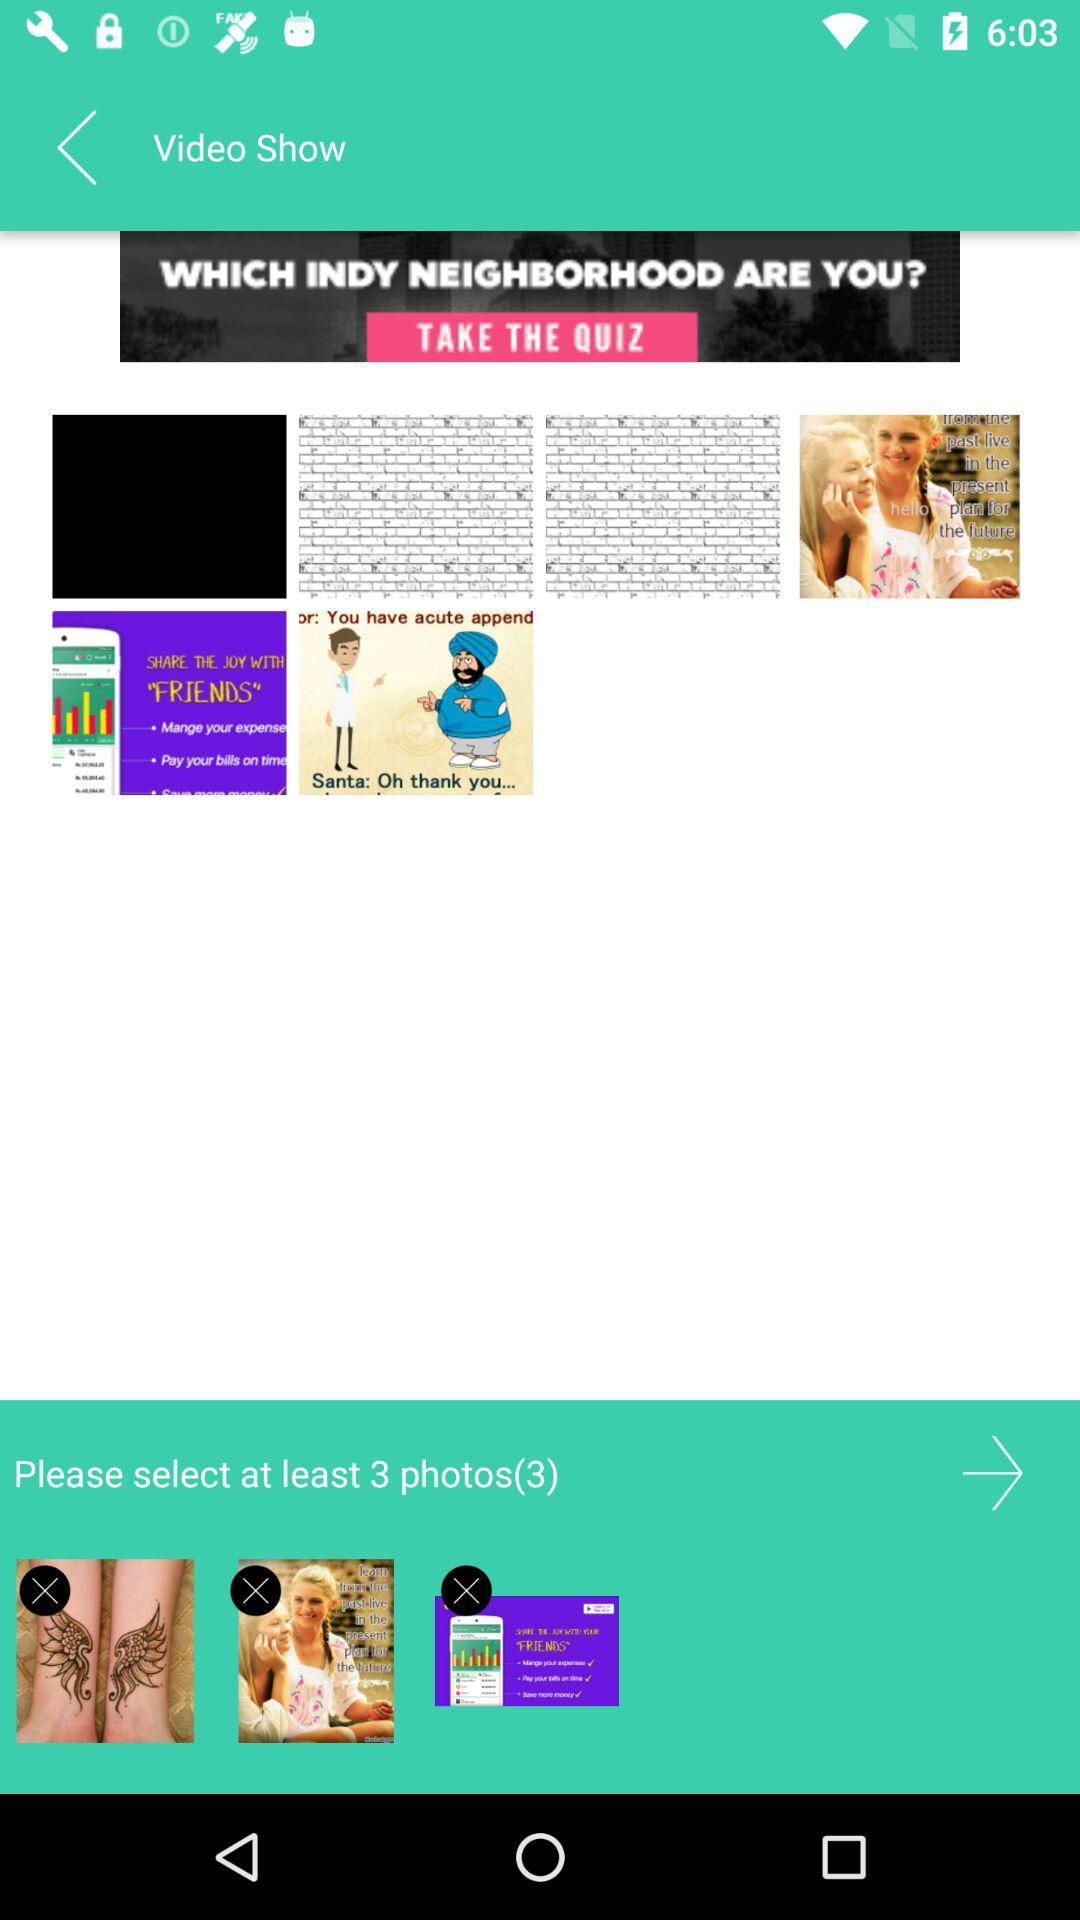 The height and width of the screenshot is (1920, 1080). I want to click on advertisement, so click(992, 1473).